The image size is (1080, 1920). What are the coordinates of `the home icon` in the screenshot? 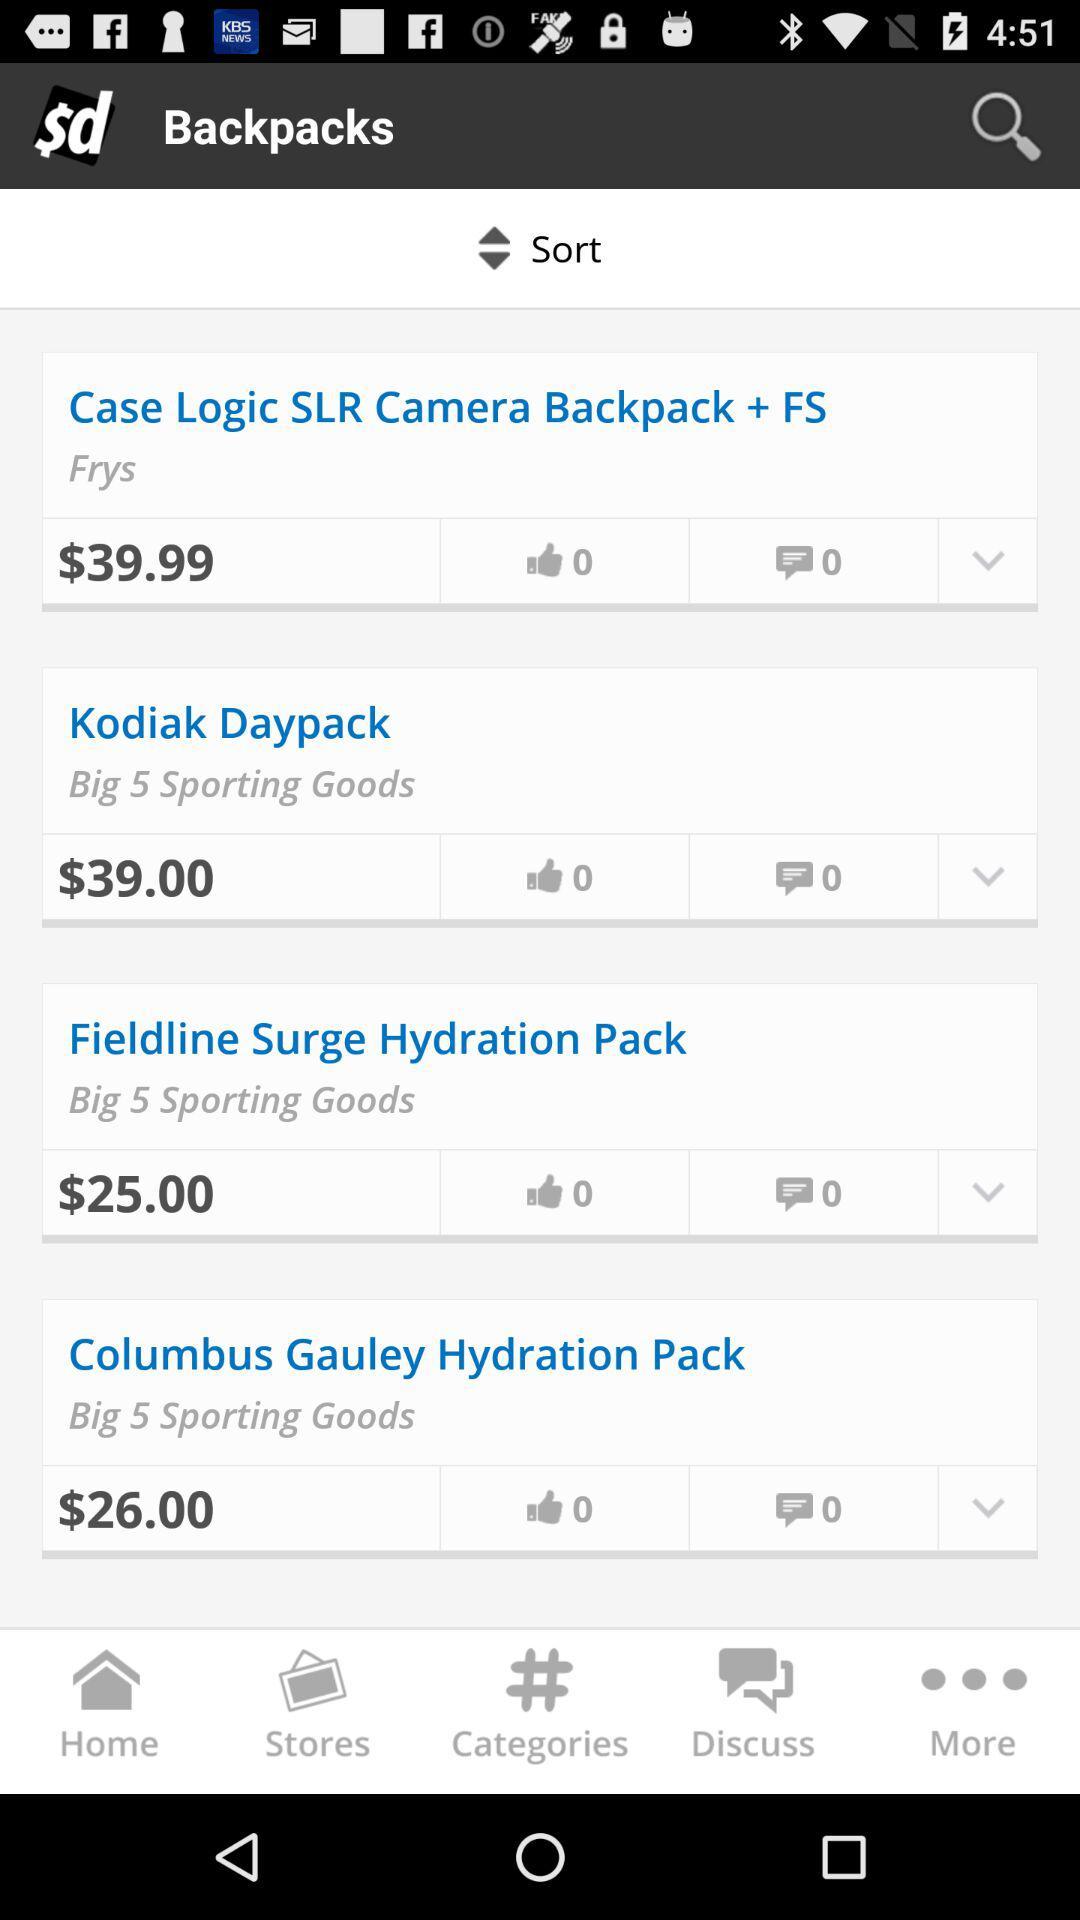 It's located at (108, 1836).